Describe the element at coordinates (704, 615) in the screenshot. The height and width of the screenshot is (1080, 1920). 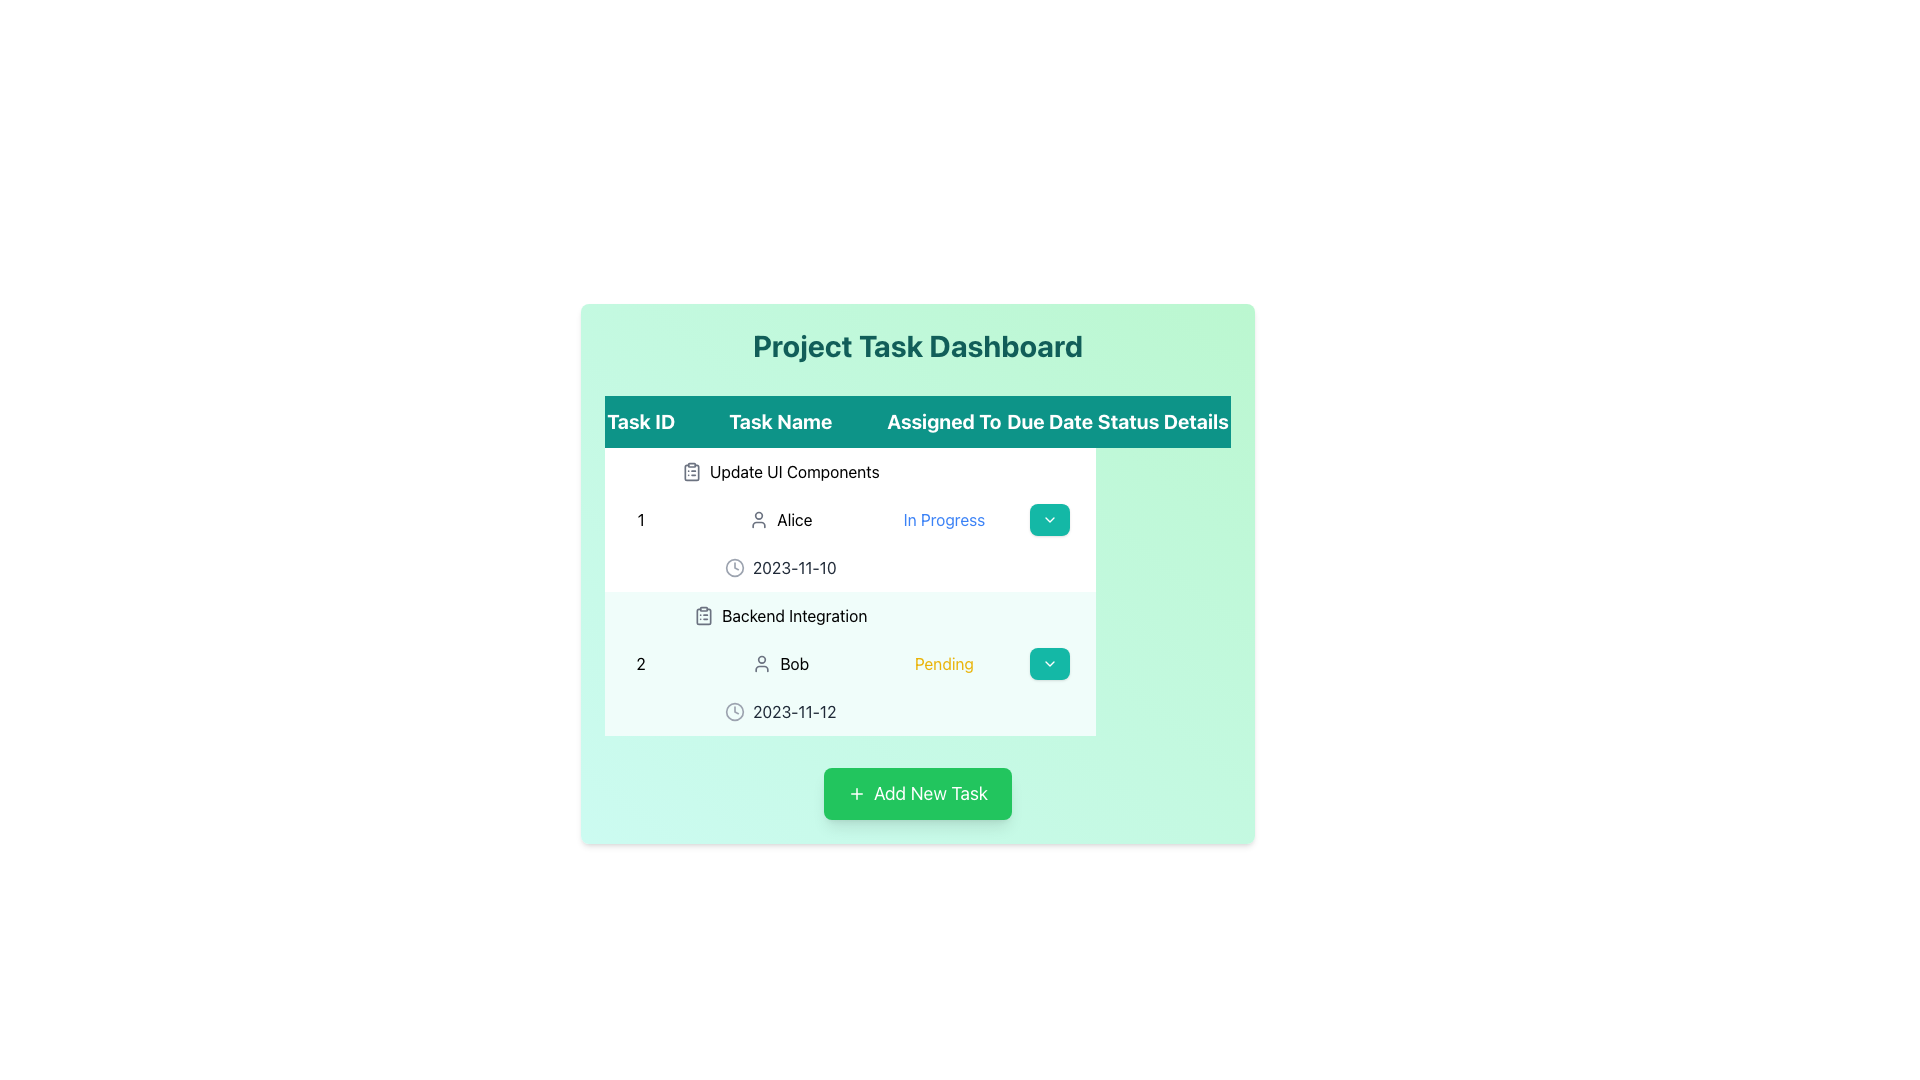
I see `the clipboard icon with a gray outline that represents a list, located in the 'Task Name' column under 'Backend Integration' in the second row of the task table on the 'Project Task Dashboard'` at that location.